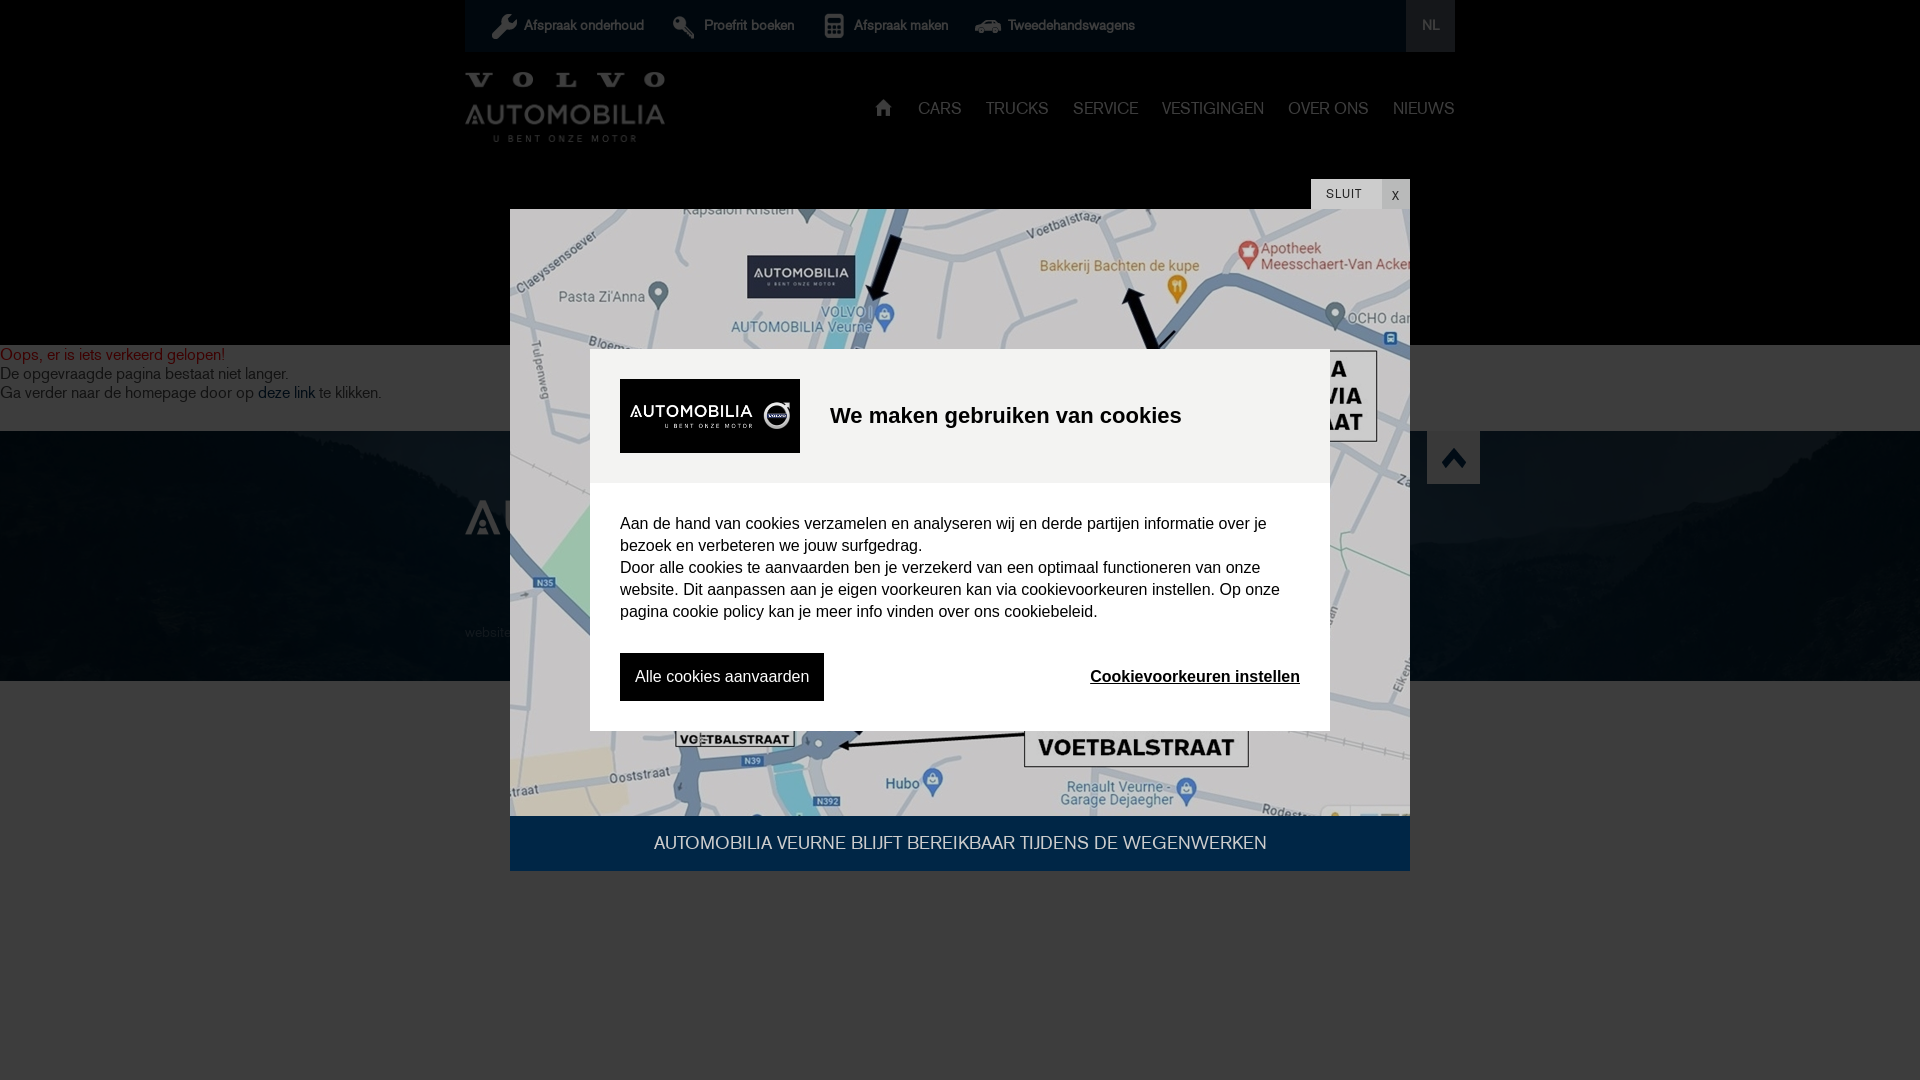 Image resolution: width=1920 pixels, height=1080 pixels. Describe the element at coordinates (1063, 26) in the screenshot. I see `'Tweedehandswagens'` at that location.